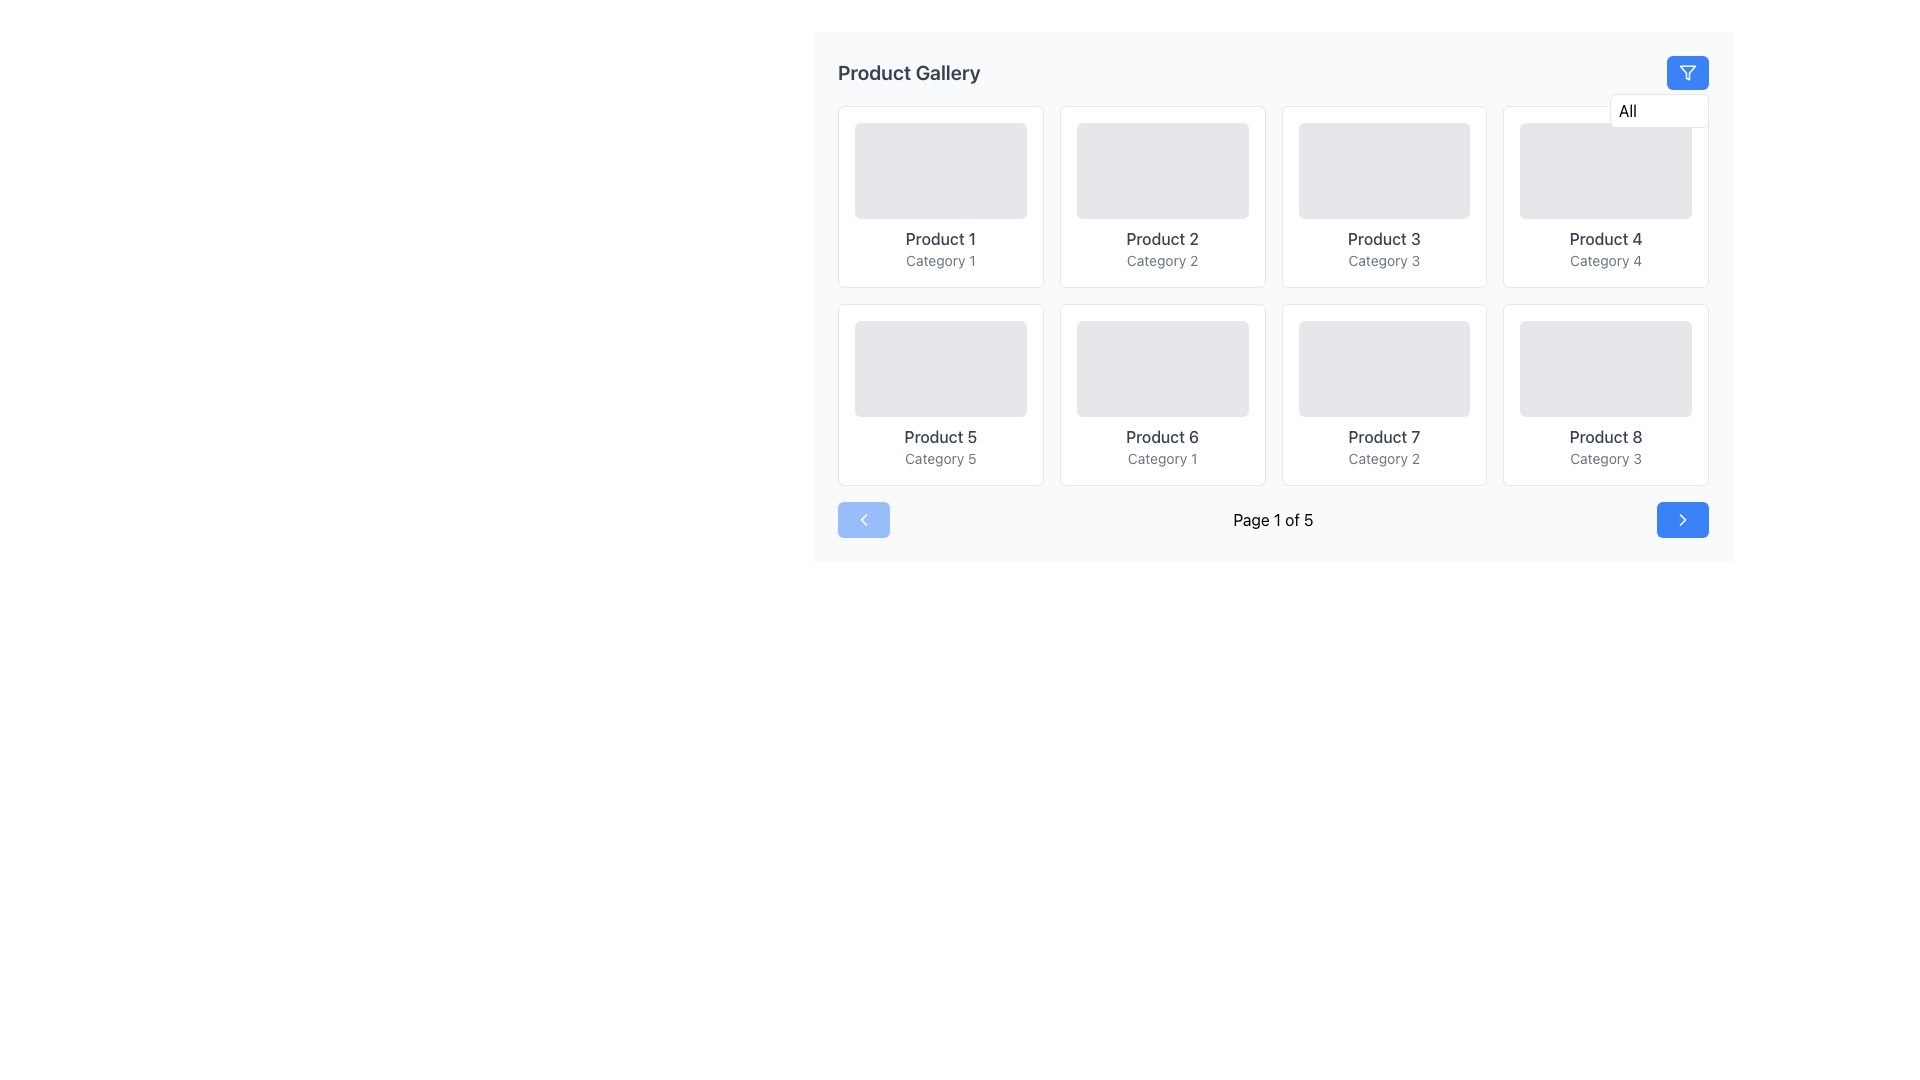 The width and height of the screenshot is (1920, 1080). Describe the element at coordinates (1687, 72) in the screenshot. I see `the small blue button with a filter icon located at the top-right corner of the 'Product Gallery' section, to the right of the text 'All'` at that location.